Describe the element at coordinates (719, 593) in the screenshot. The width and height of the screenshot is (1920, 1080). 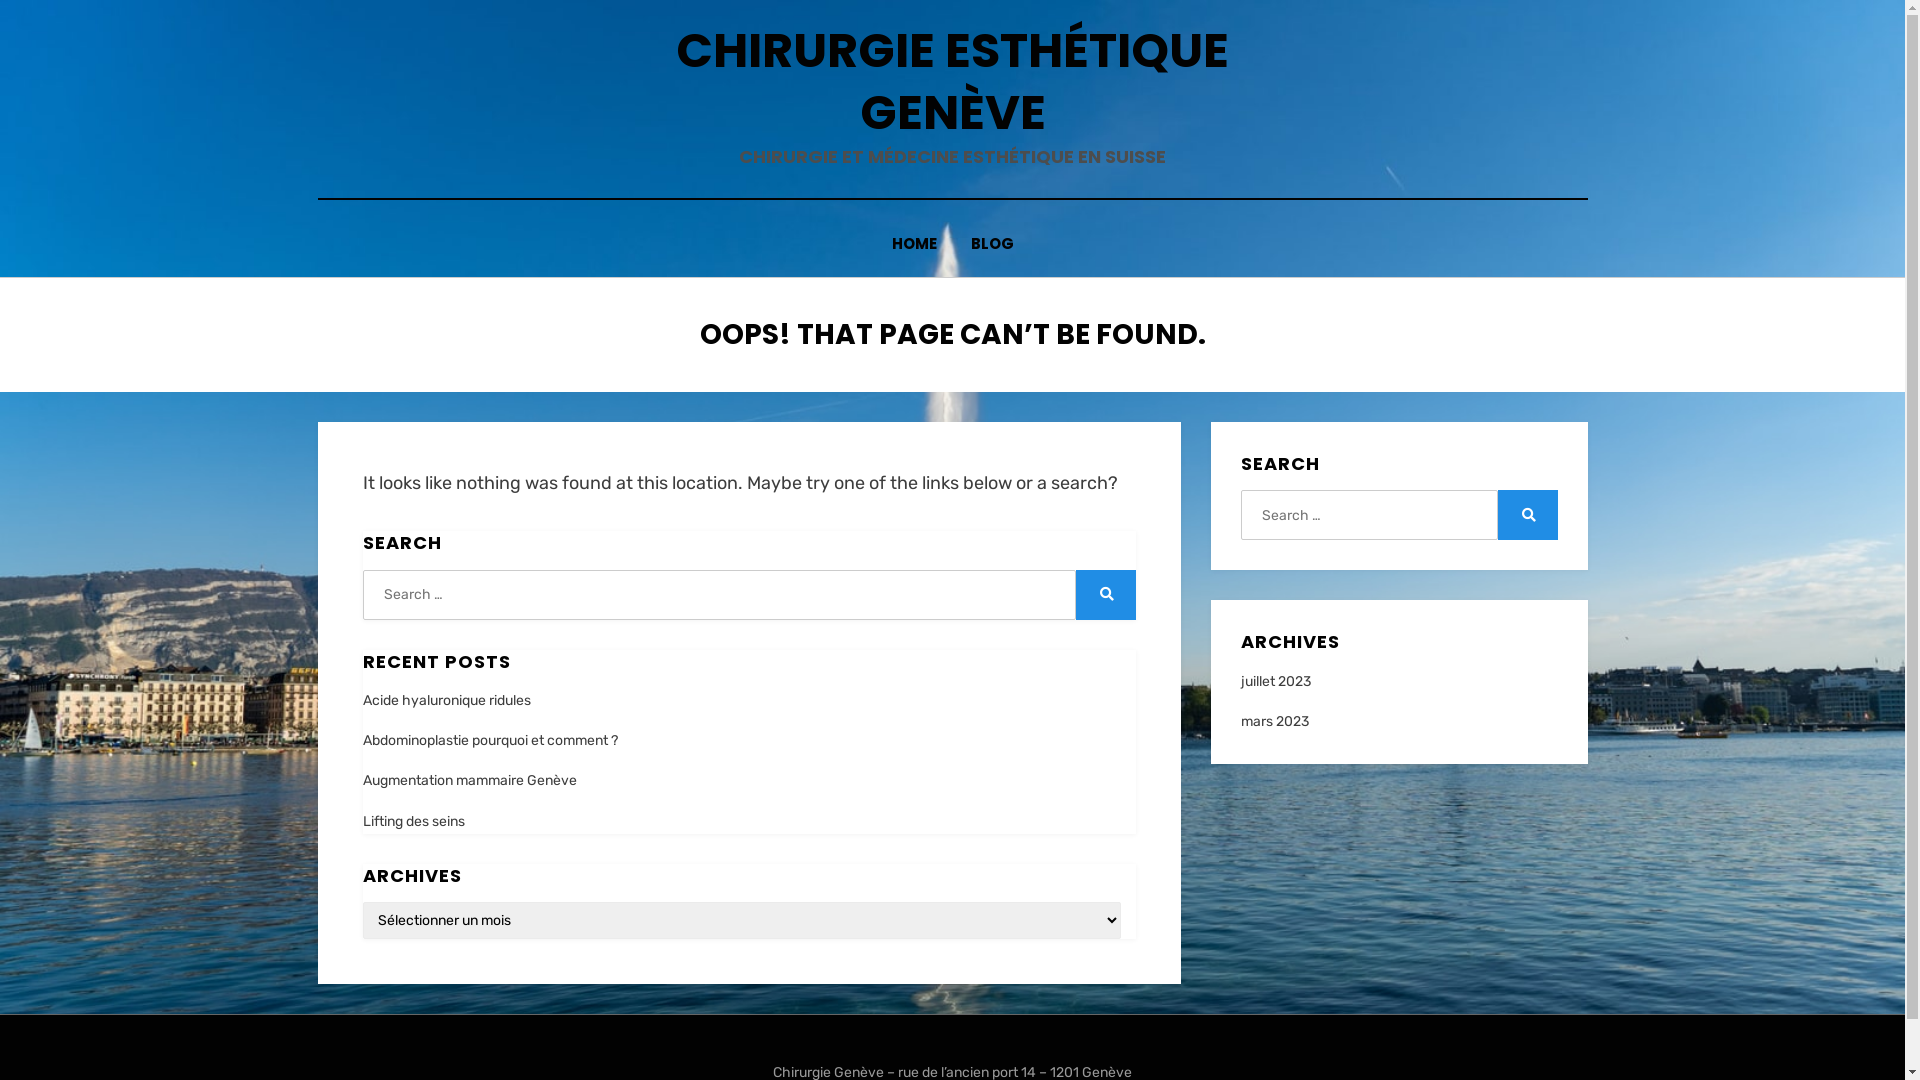
I see `'Search for:'` at that location.